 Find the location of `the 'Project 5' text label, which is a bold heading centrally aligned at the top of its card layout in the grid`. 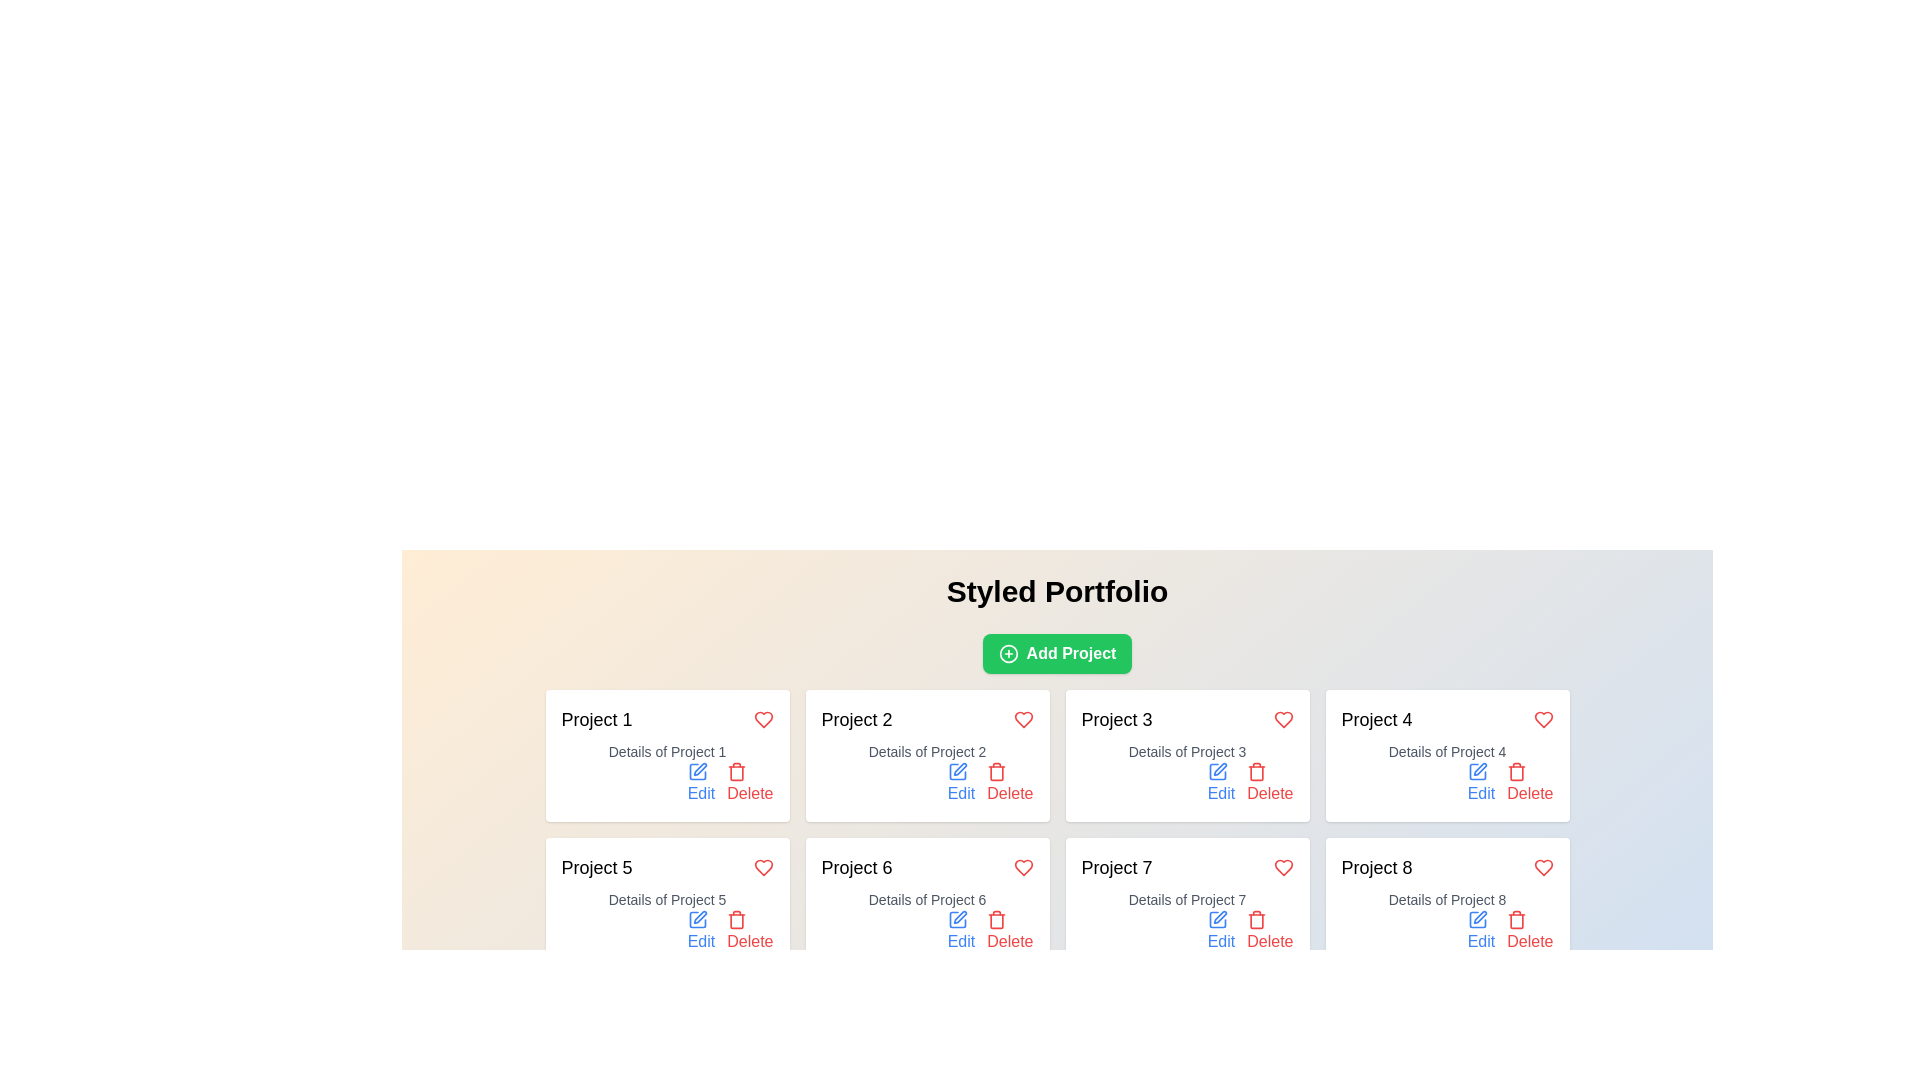

the 'Project 5' text label, which is a bold heading centrally aligned at the top of its card layout in the grid is located at coordinates (595, 866).